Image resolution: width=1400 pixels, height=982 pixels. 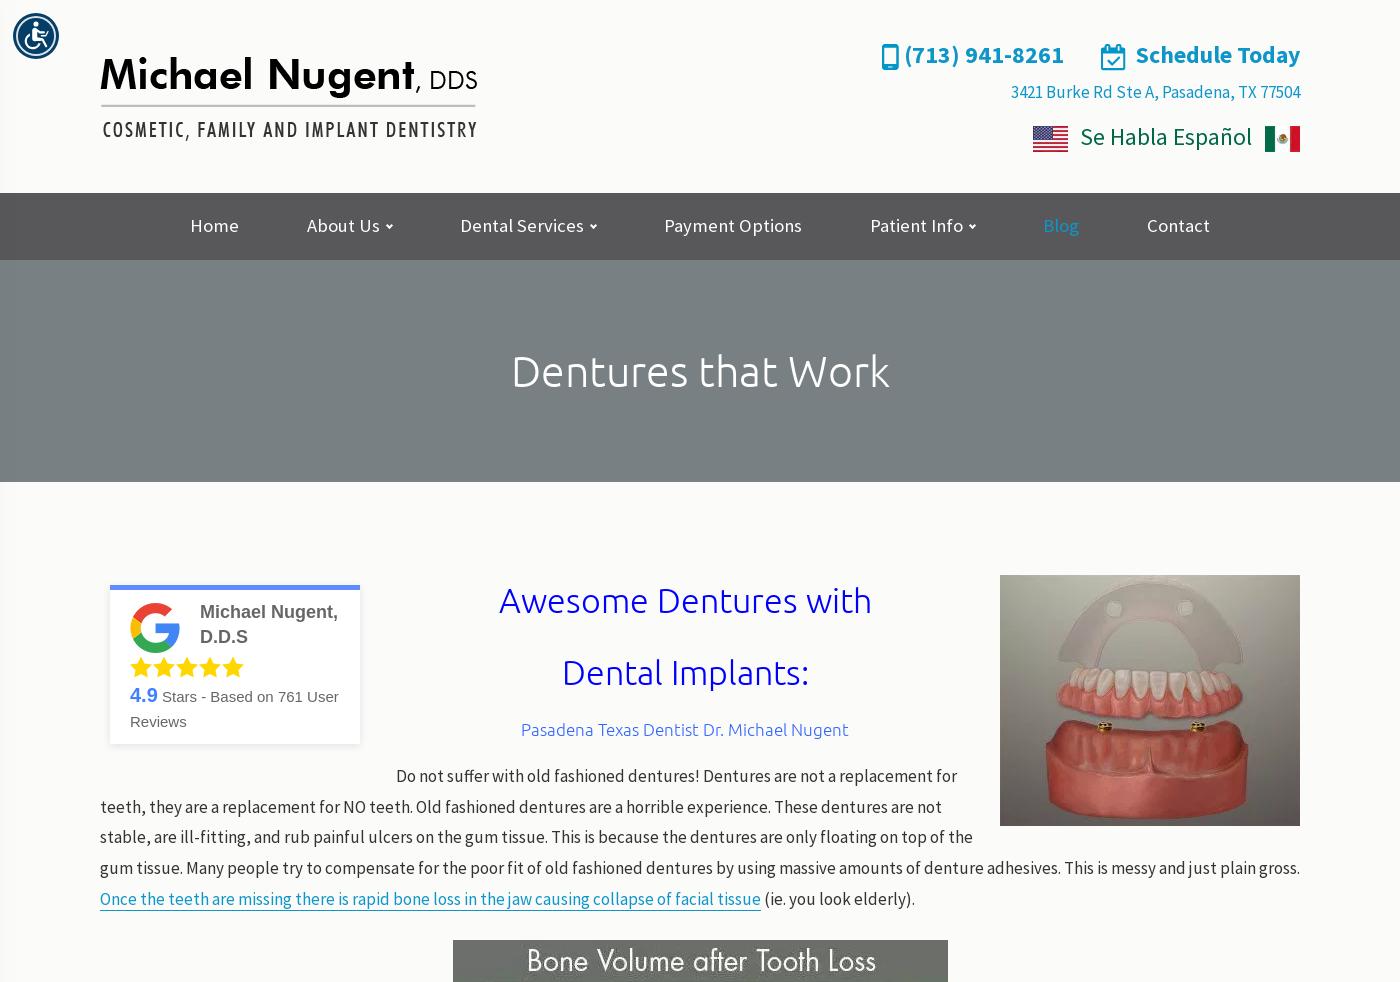 What do you see at coordinates (1238, 90) in the screenshot?
I see `'TX'` at bounding box center [1238, 90].